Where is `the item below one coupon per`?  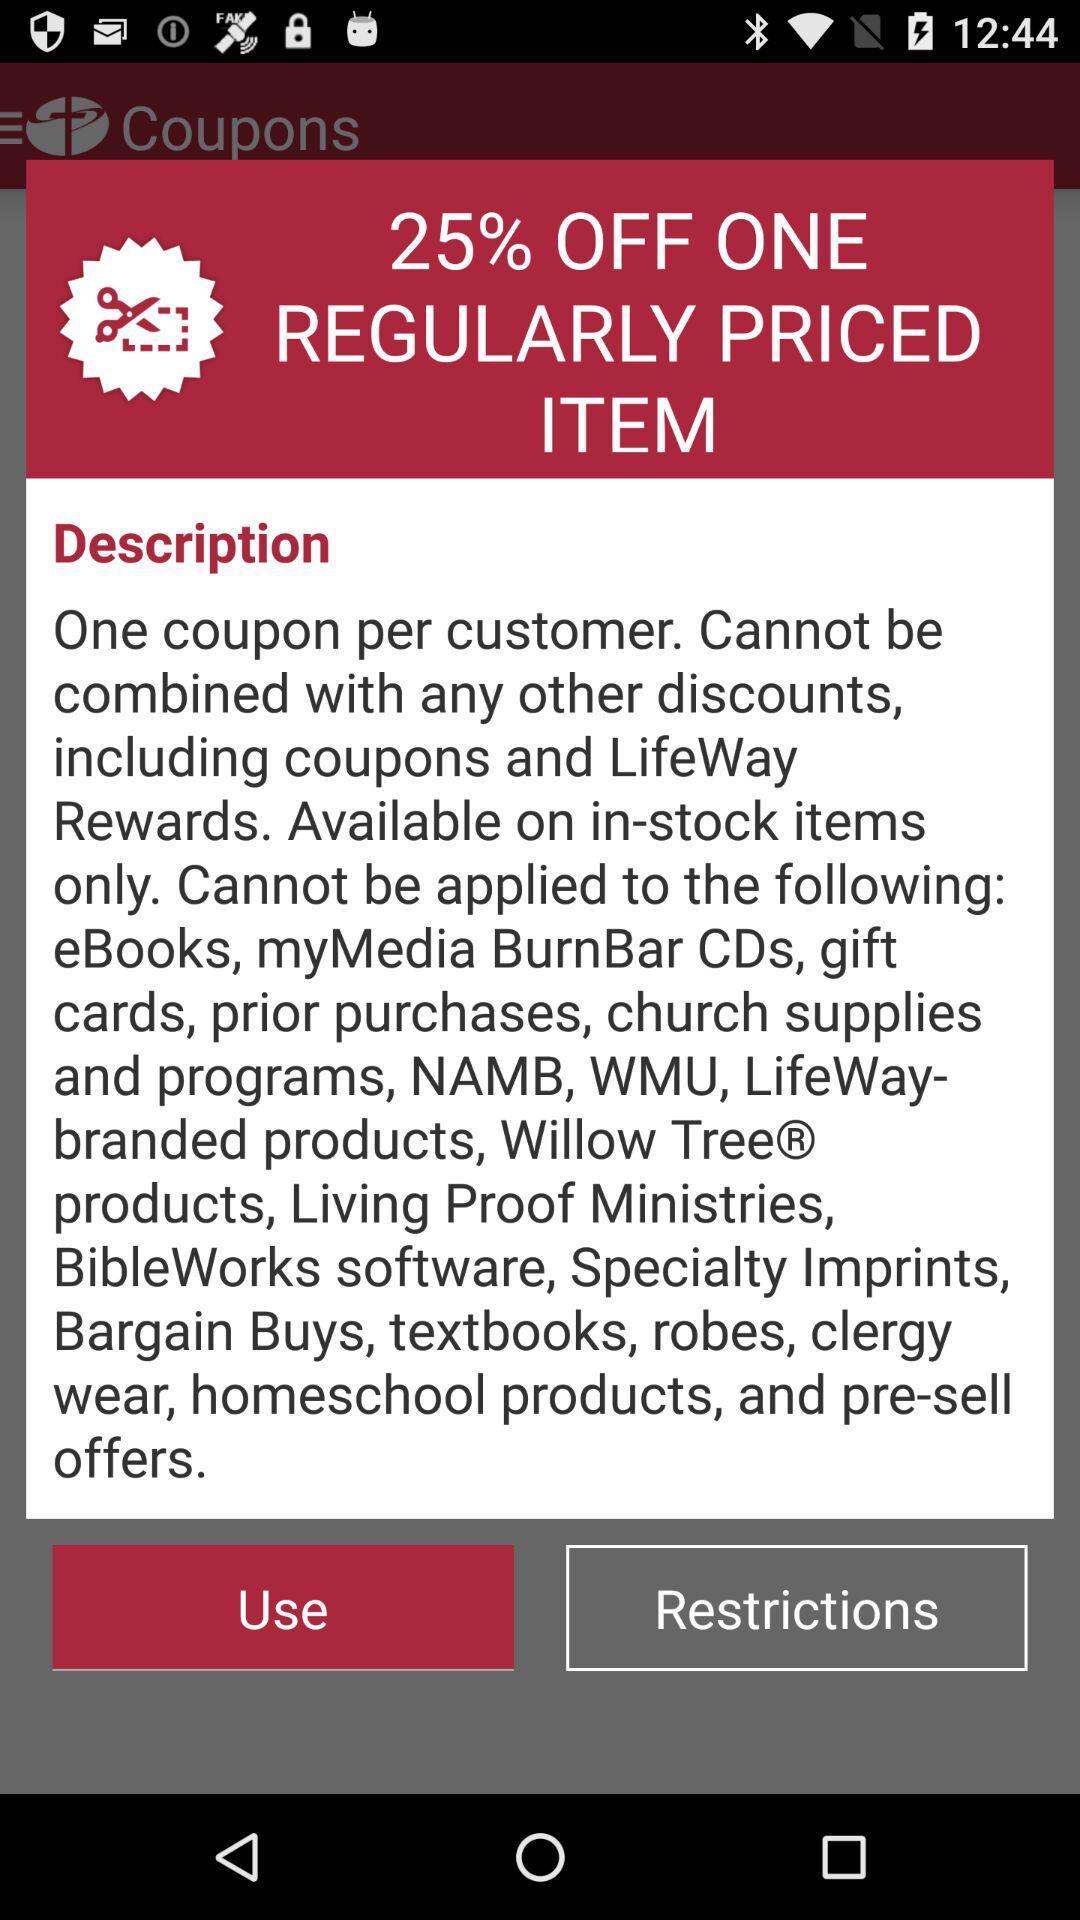 the item below one coupon per is located at coordinates (795, 1608).